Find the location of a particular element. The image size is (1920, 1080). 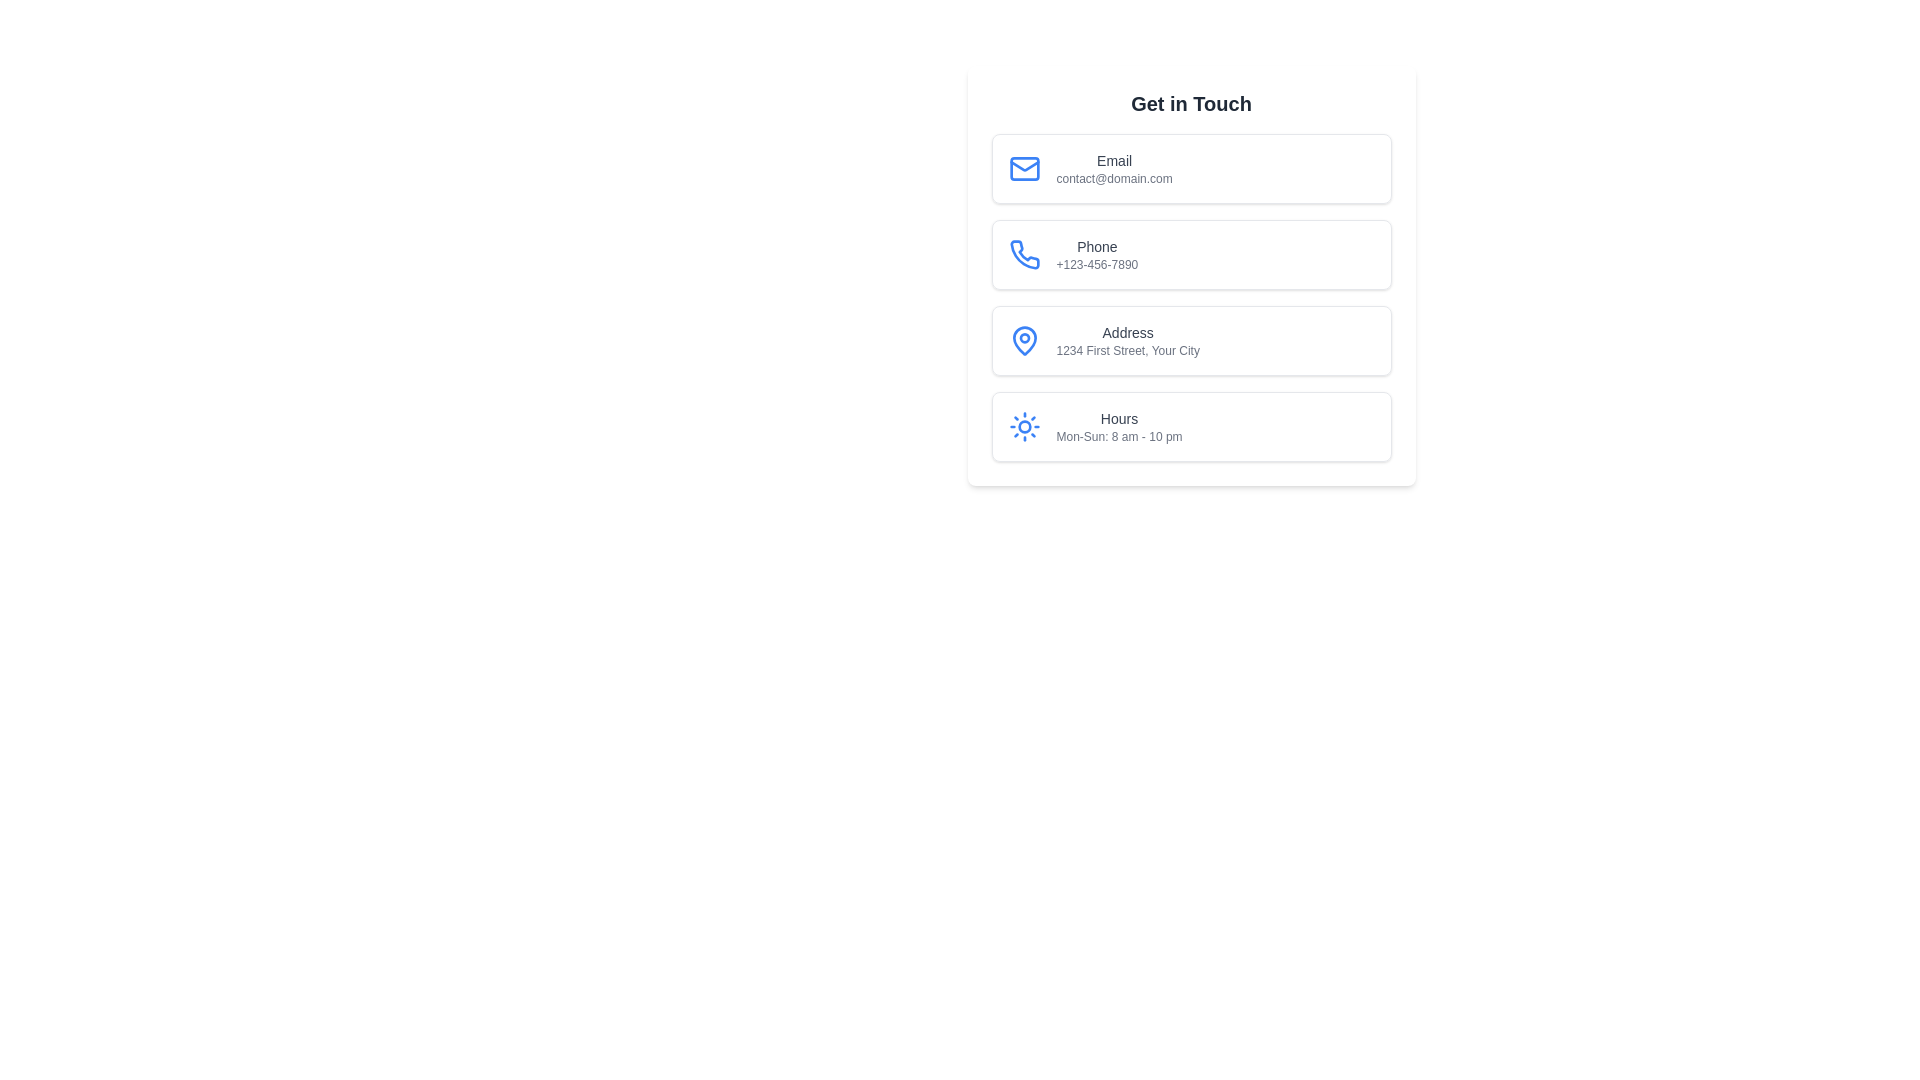

the prominent heading 'Get in Touch' styled with large, bold typography and dark gray color located at the top of the contact information card is located at coordinates (1191, 104).